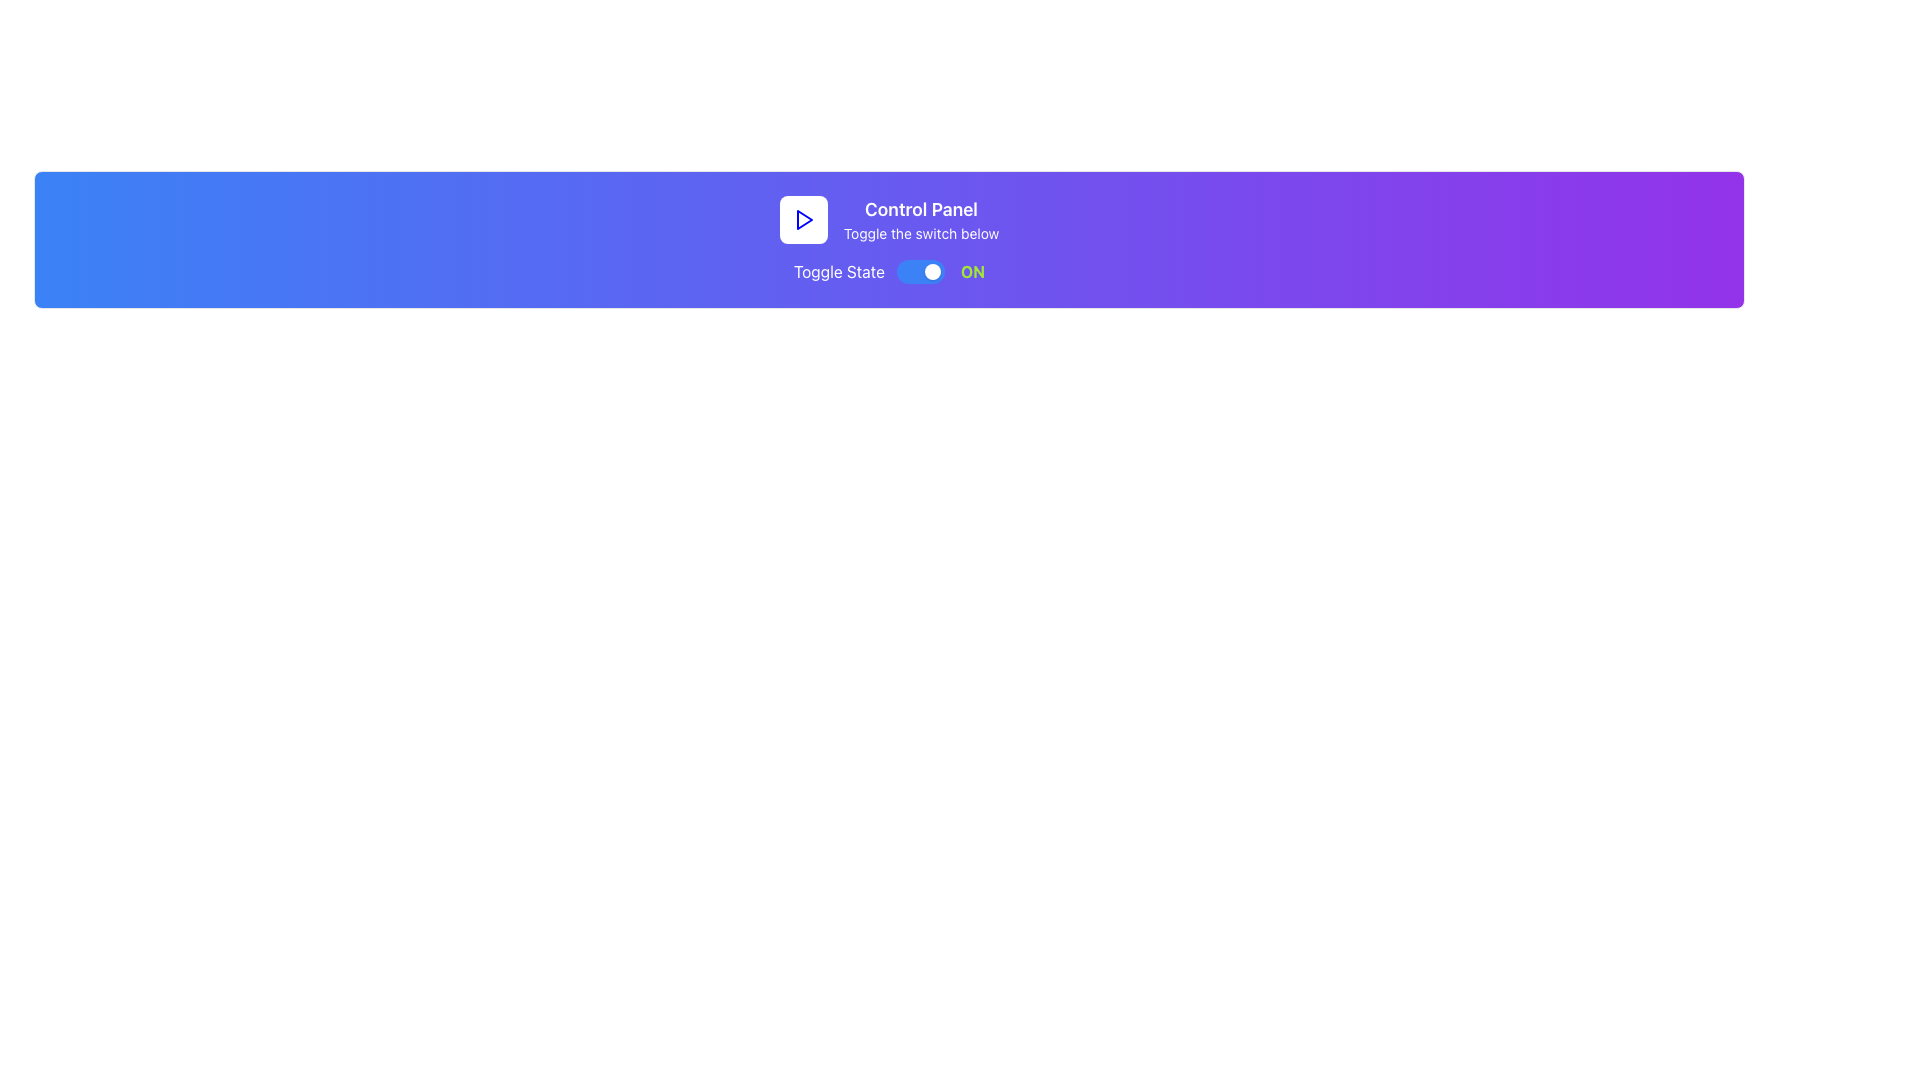 This screenshot has width=1920, height=1080. What do you see at coordinates (803, 219) in the screenshot?
I see `the blue play icon, which is styled as a triangular shape pointing to the right and is located in the top left section of the header area within a white circular background` at bounding box center [803, 219].